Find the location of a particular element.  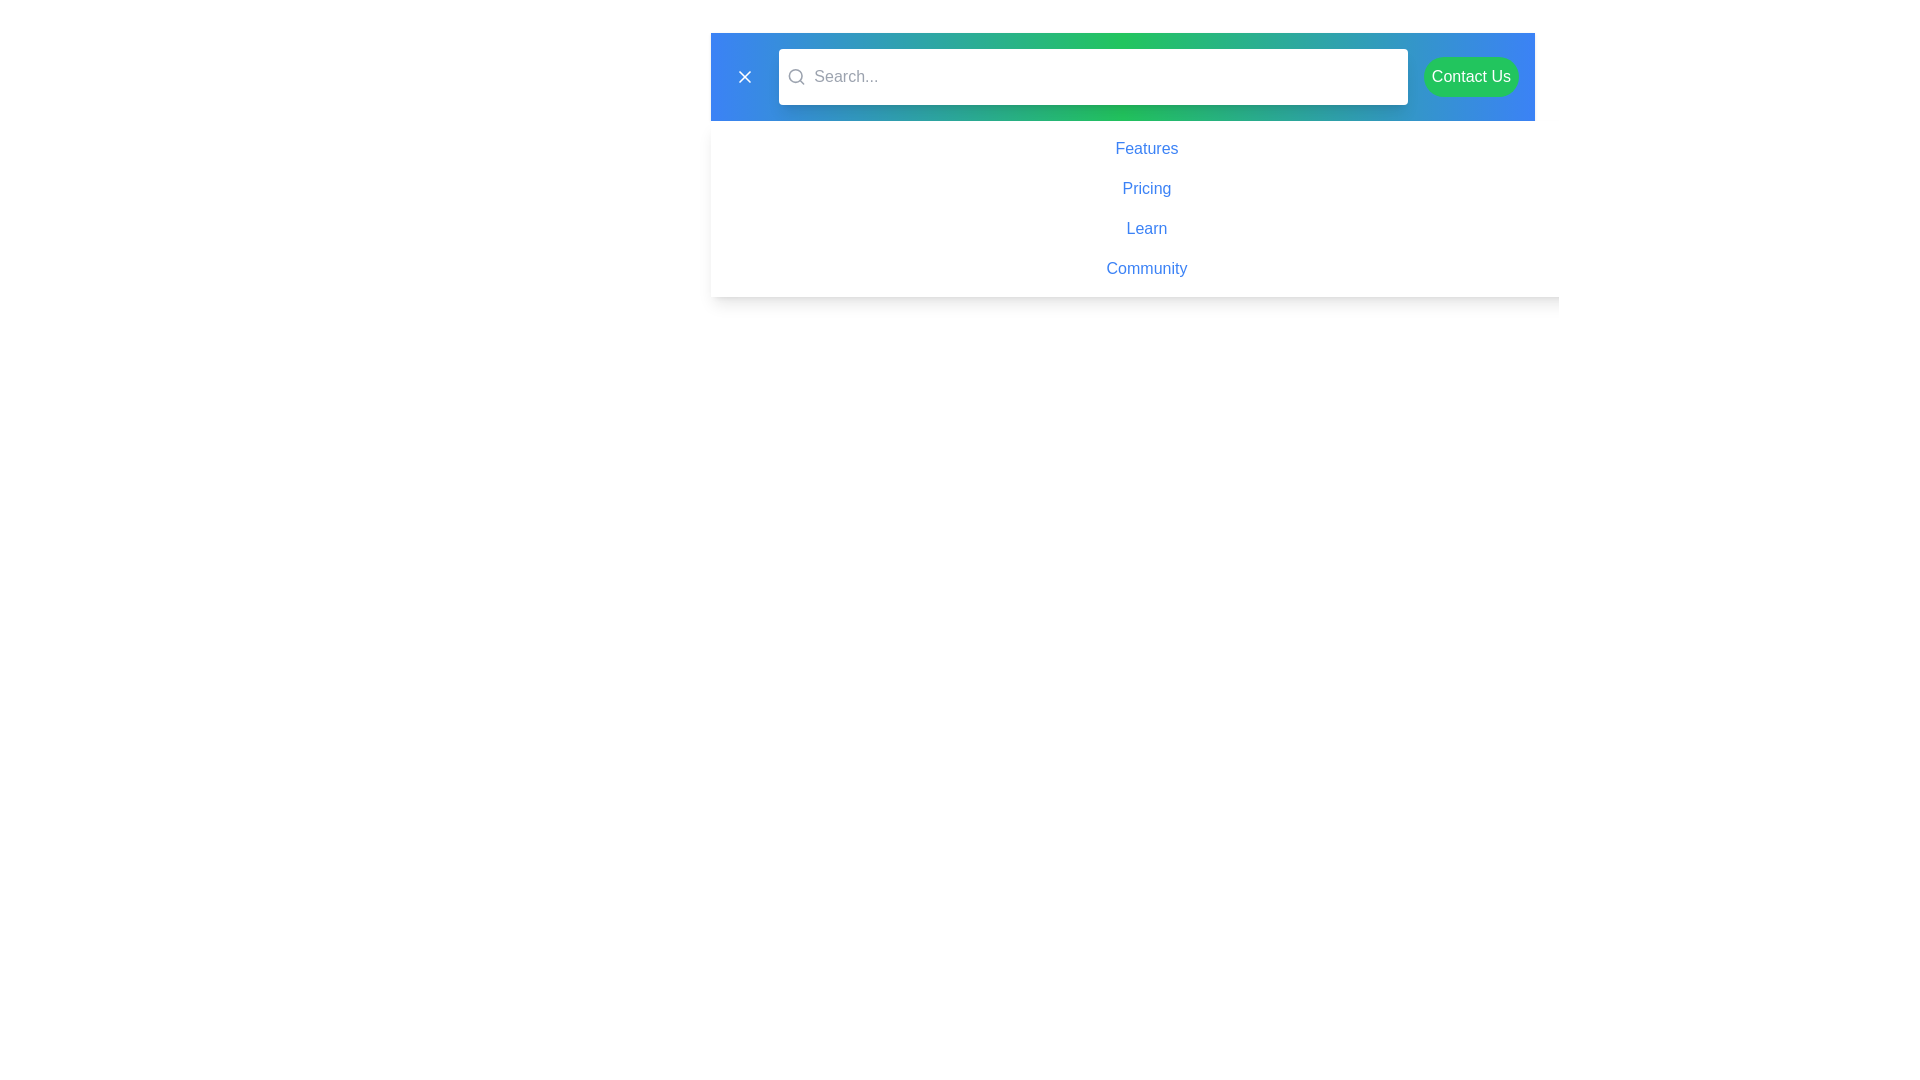

the 'Pricing' hyperlink located below the search bar is located at coordinates (1147, 188).